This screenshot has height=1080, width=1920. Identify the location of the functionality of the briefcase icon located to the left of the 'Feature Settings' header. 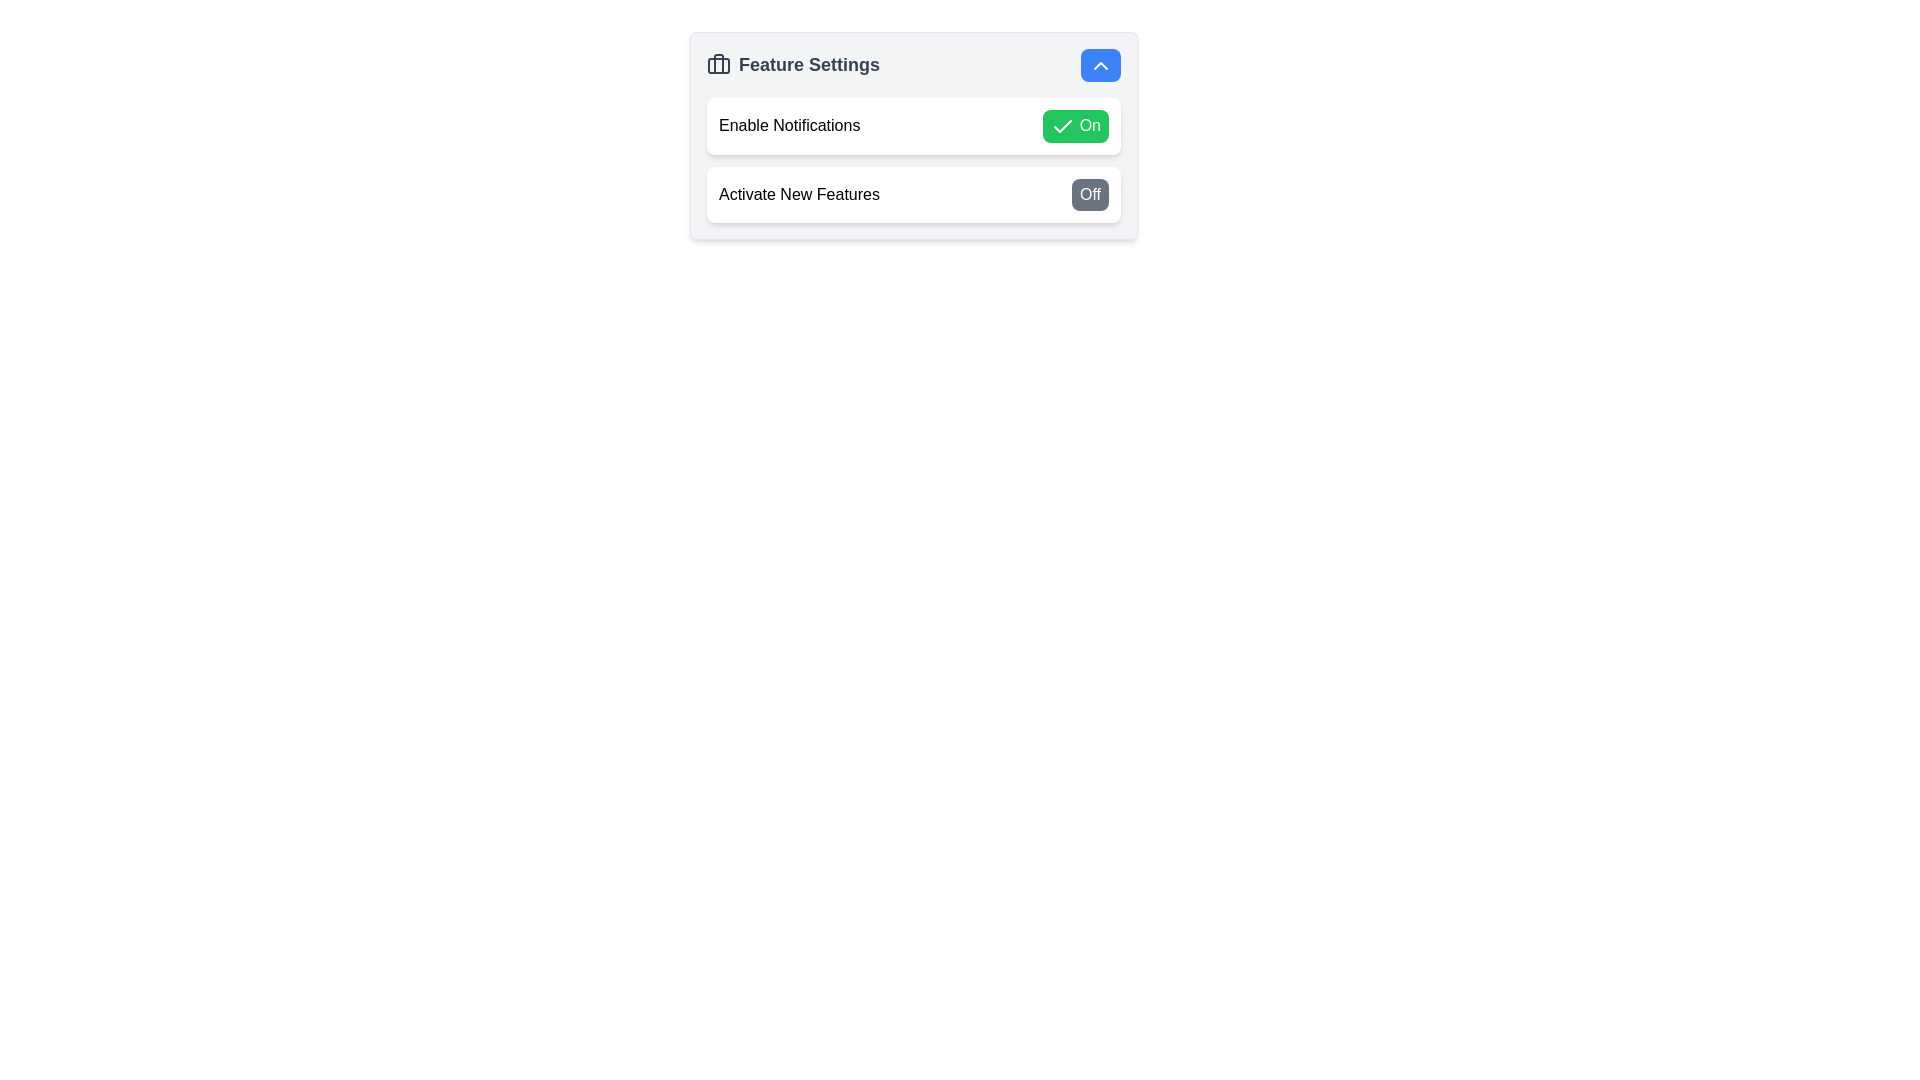
(719, 64).